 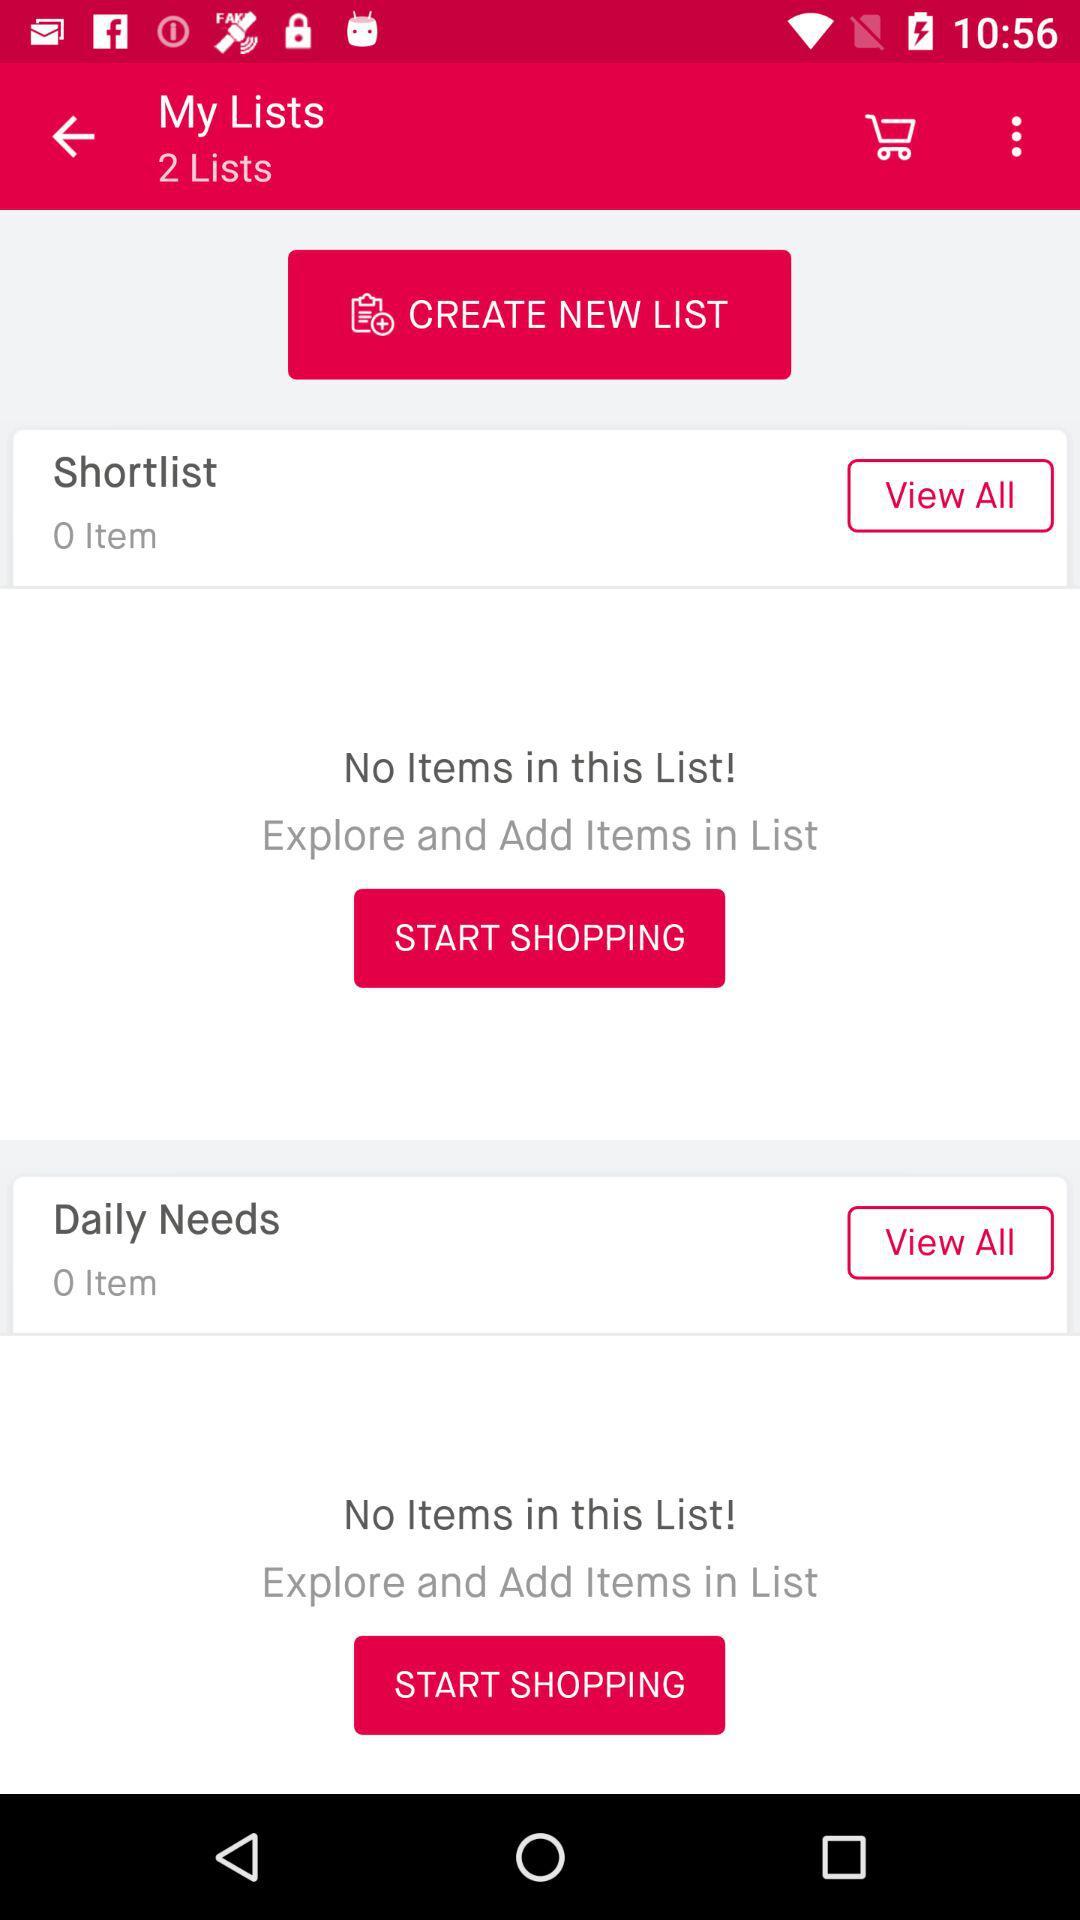 I want to click on app to the left of the my lists, so click(x=72, y=135).